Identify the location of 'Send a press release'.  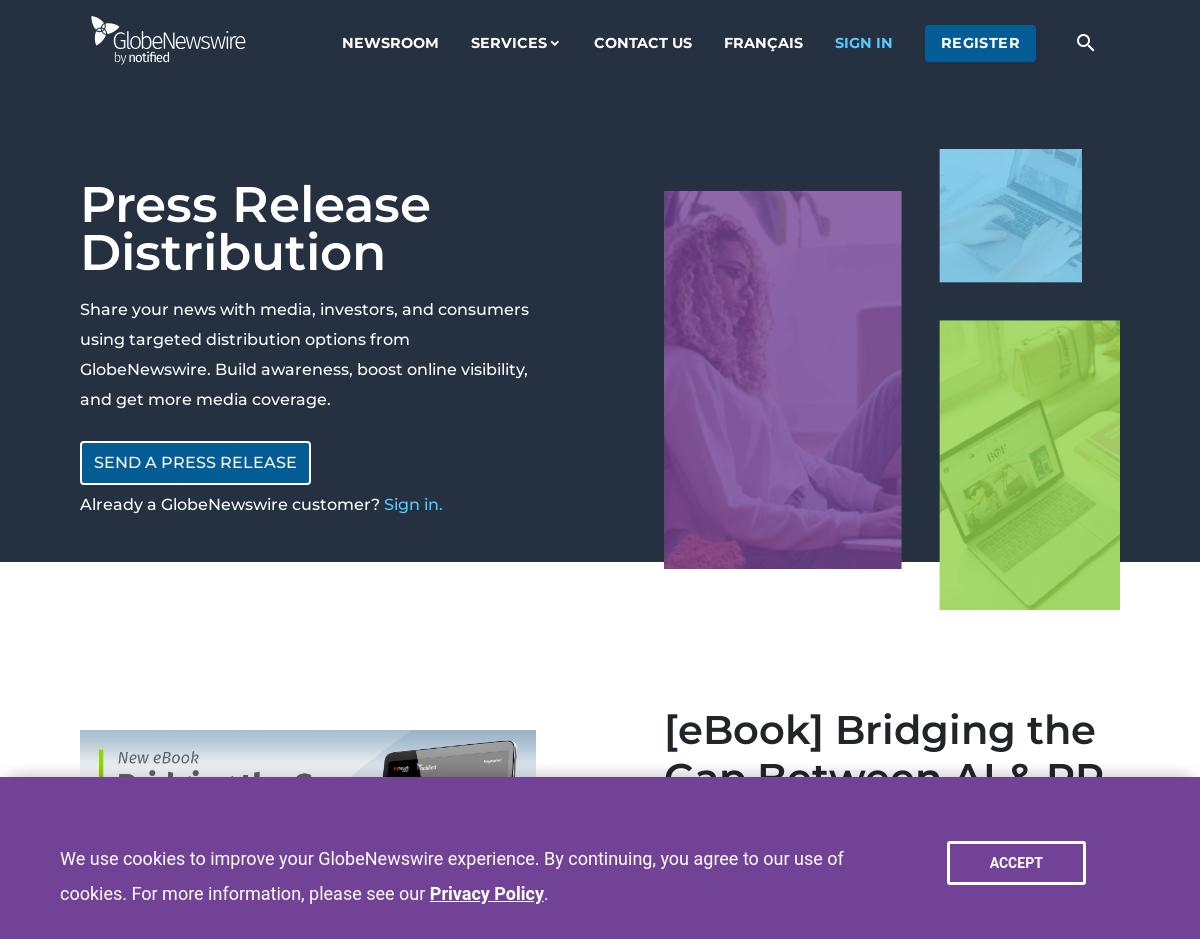
(93, 462).